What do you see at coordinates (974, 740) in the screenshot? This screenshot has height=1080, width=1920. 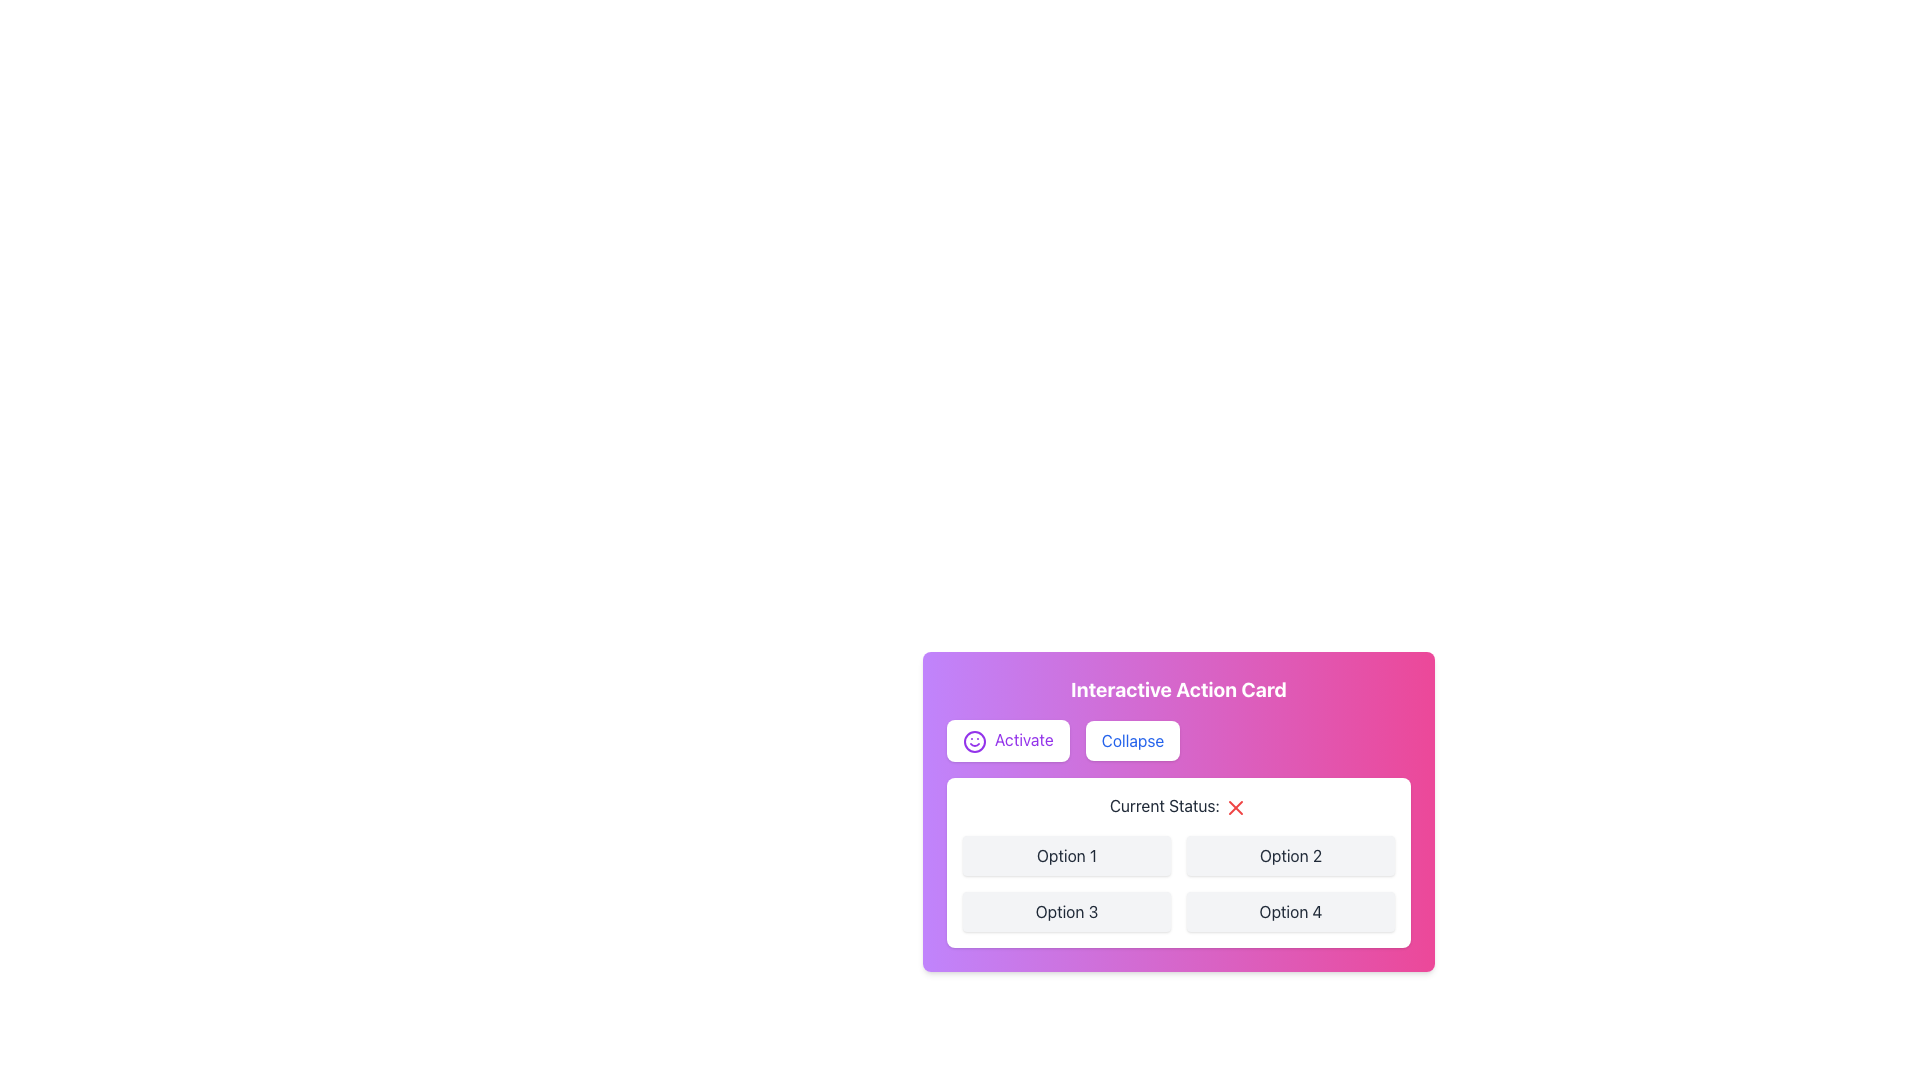 I see `the decorative icon located to the immediate left of the 'Activate' button text` at bounding box center [974, 740].